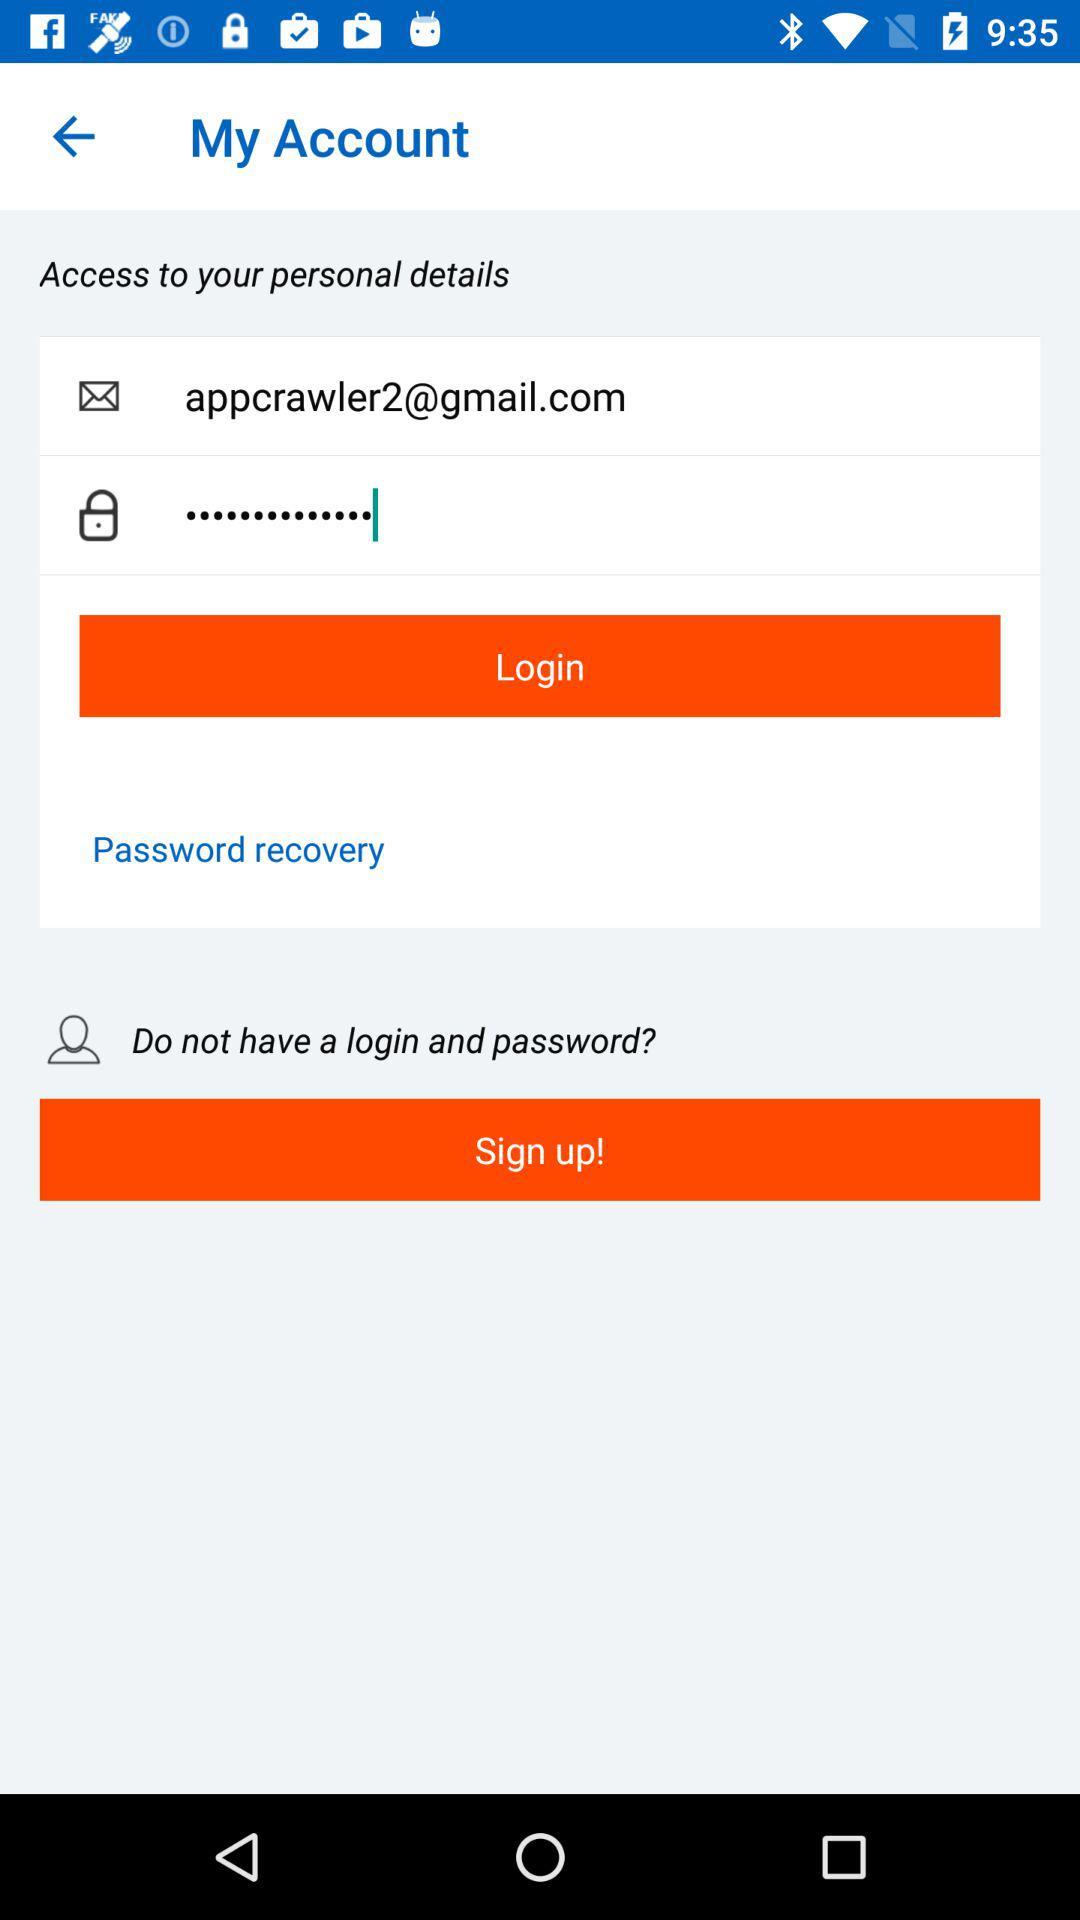 The height and width of the screenshot is (1920, 1080). I want to click on the appcrawler2@gmail.com icon, so click(611, 396).